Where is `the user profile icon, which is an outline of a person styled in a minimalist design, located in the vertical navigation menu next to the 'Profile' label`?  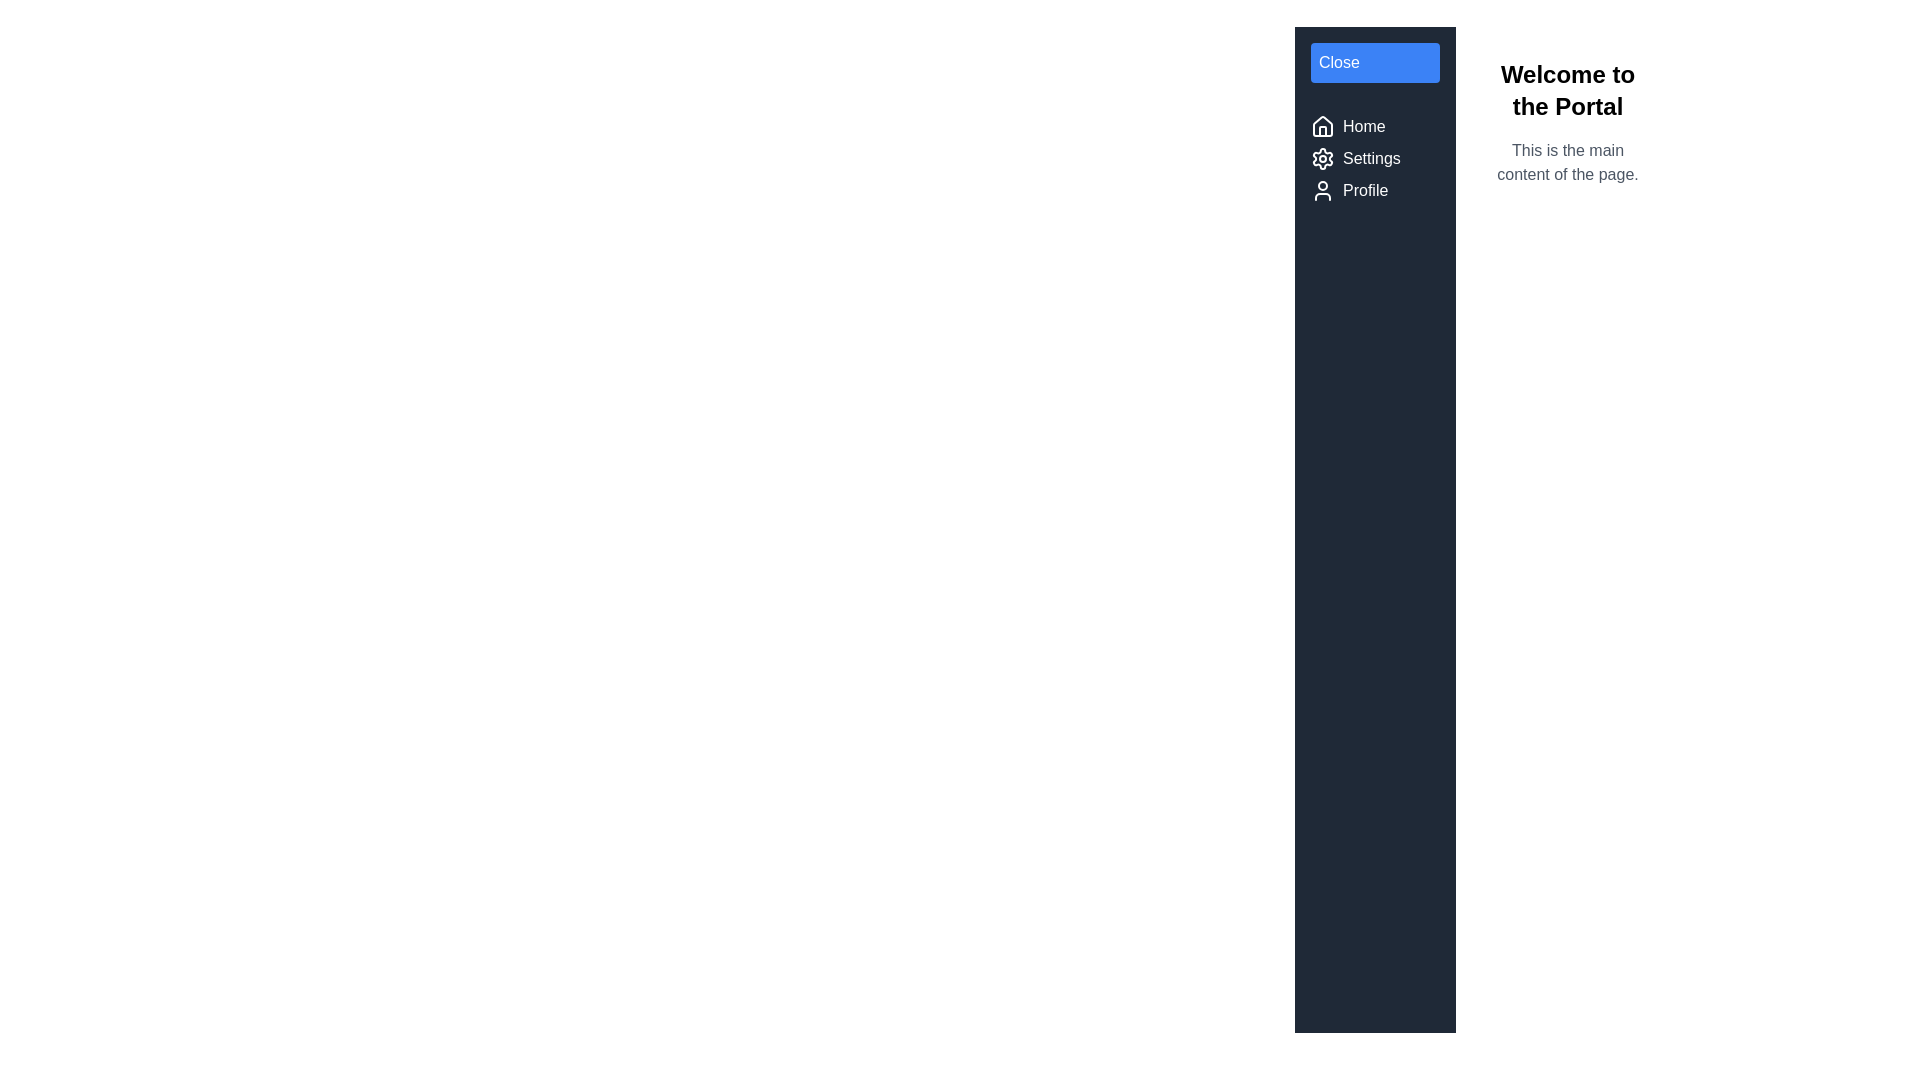
the user profile icon, which is an outline of a person styled in a minimalist design, located in the vertical navigation menu next to the 'Profile' label is located at coordinates (1323, 191).